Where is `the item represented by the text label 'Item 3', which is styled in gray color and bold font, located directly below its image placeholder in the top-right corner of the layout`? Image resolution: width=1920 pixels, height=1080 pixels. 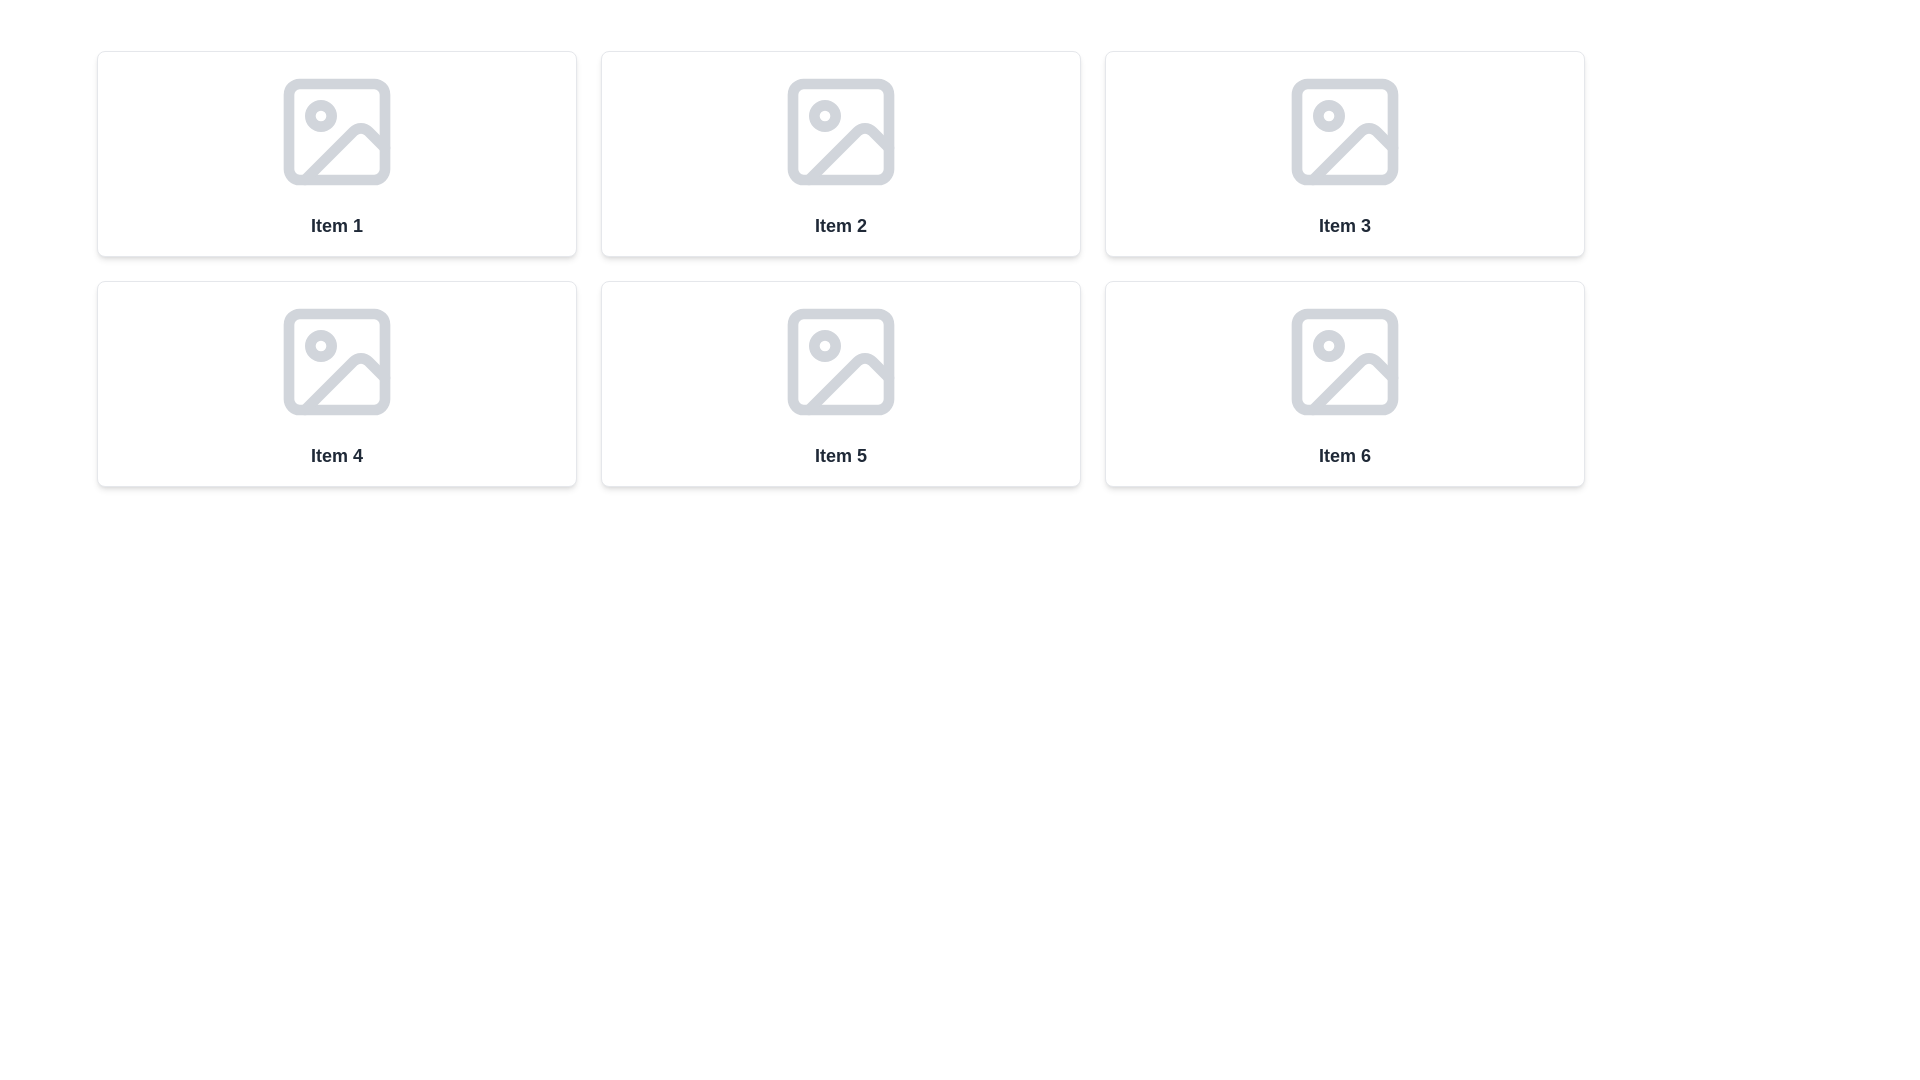
the item represented by the text label 'Item 3', which is styled in gray color and bold font, located directly below its image placeholder in the top-right corner of the layout is located at coordinates (1344, 225).